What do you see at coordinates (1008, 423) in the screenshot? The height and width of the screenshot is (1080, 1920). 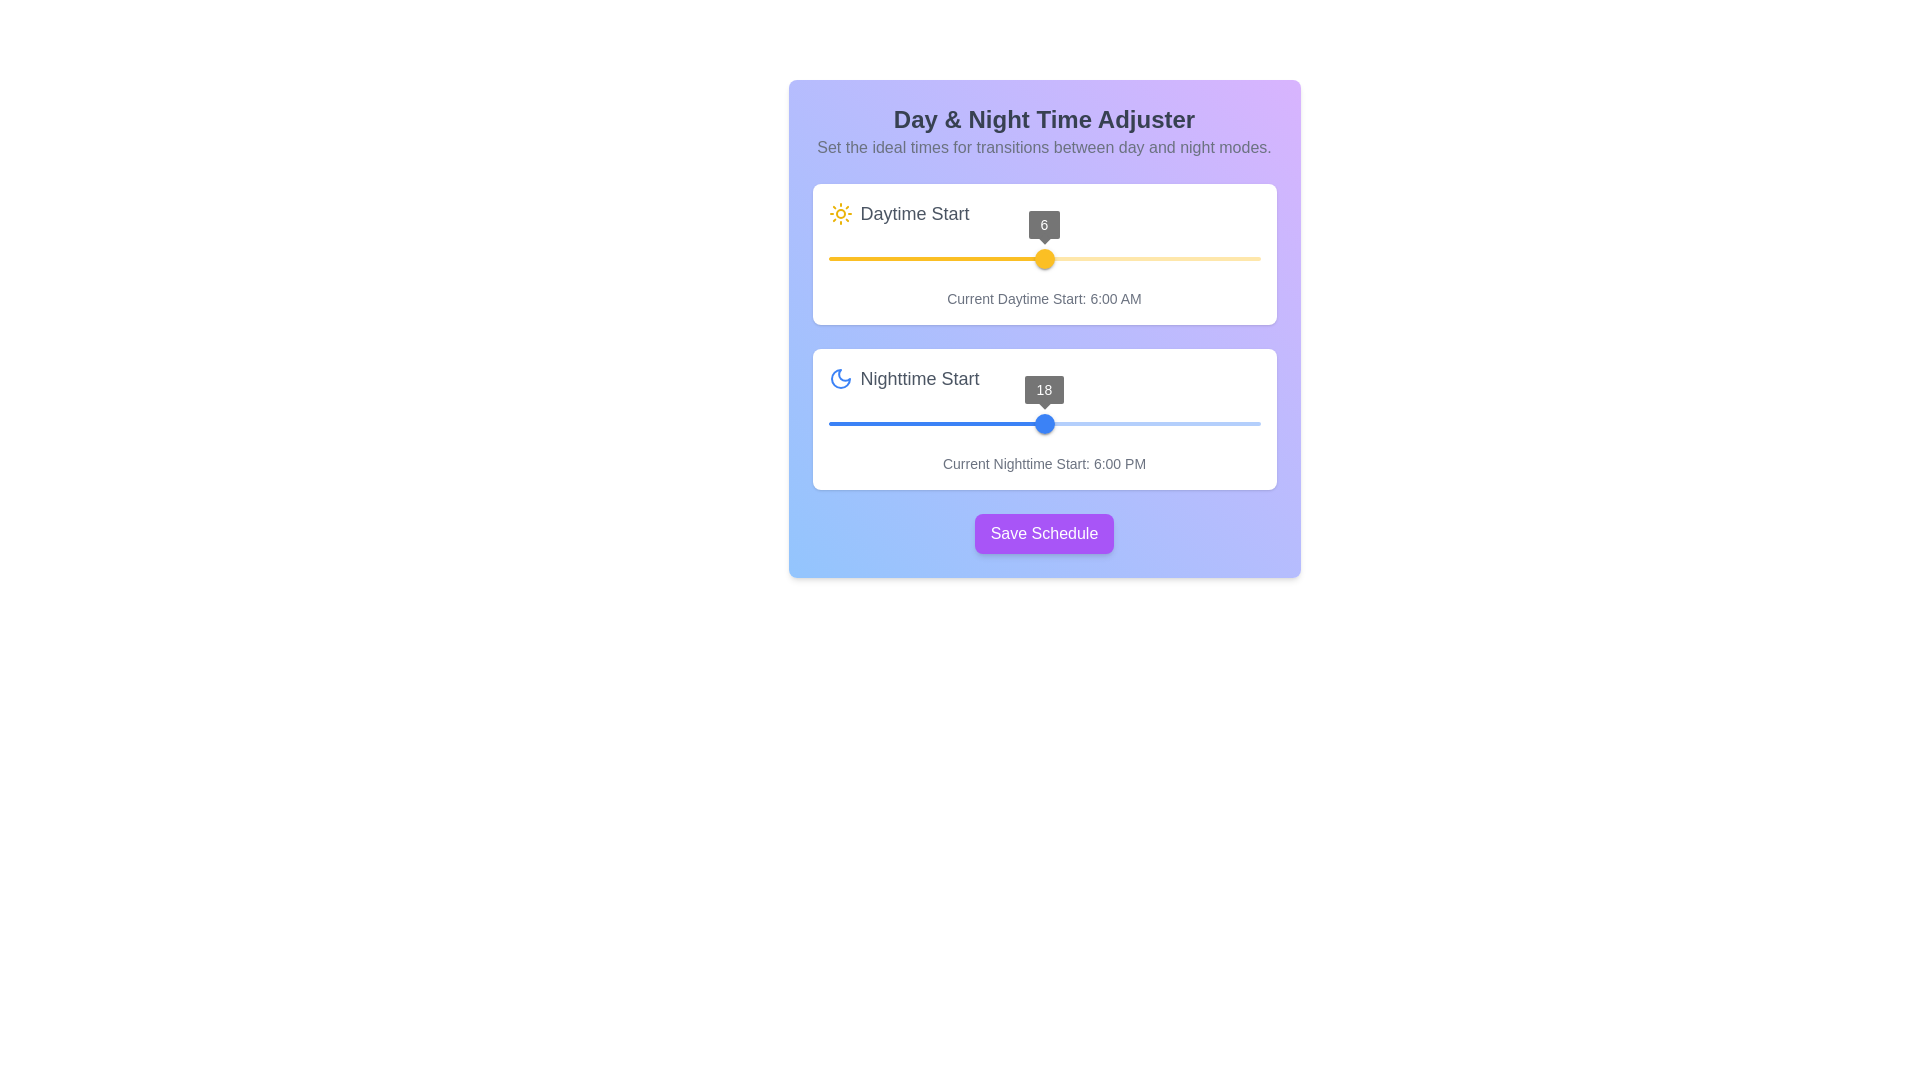 I see `the nighttime slider` at bounding box center [1008, 423].